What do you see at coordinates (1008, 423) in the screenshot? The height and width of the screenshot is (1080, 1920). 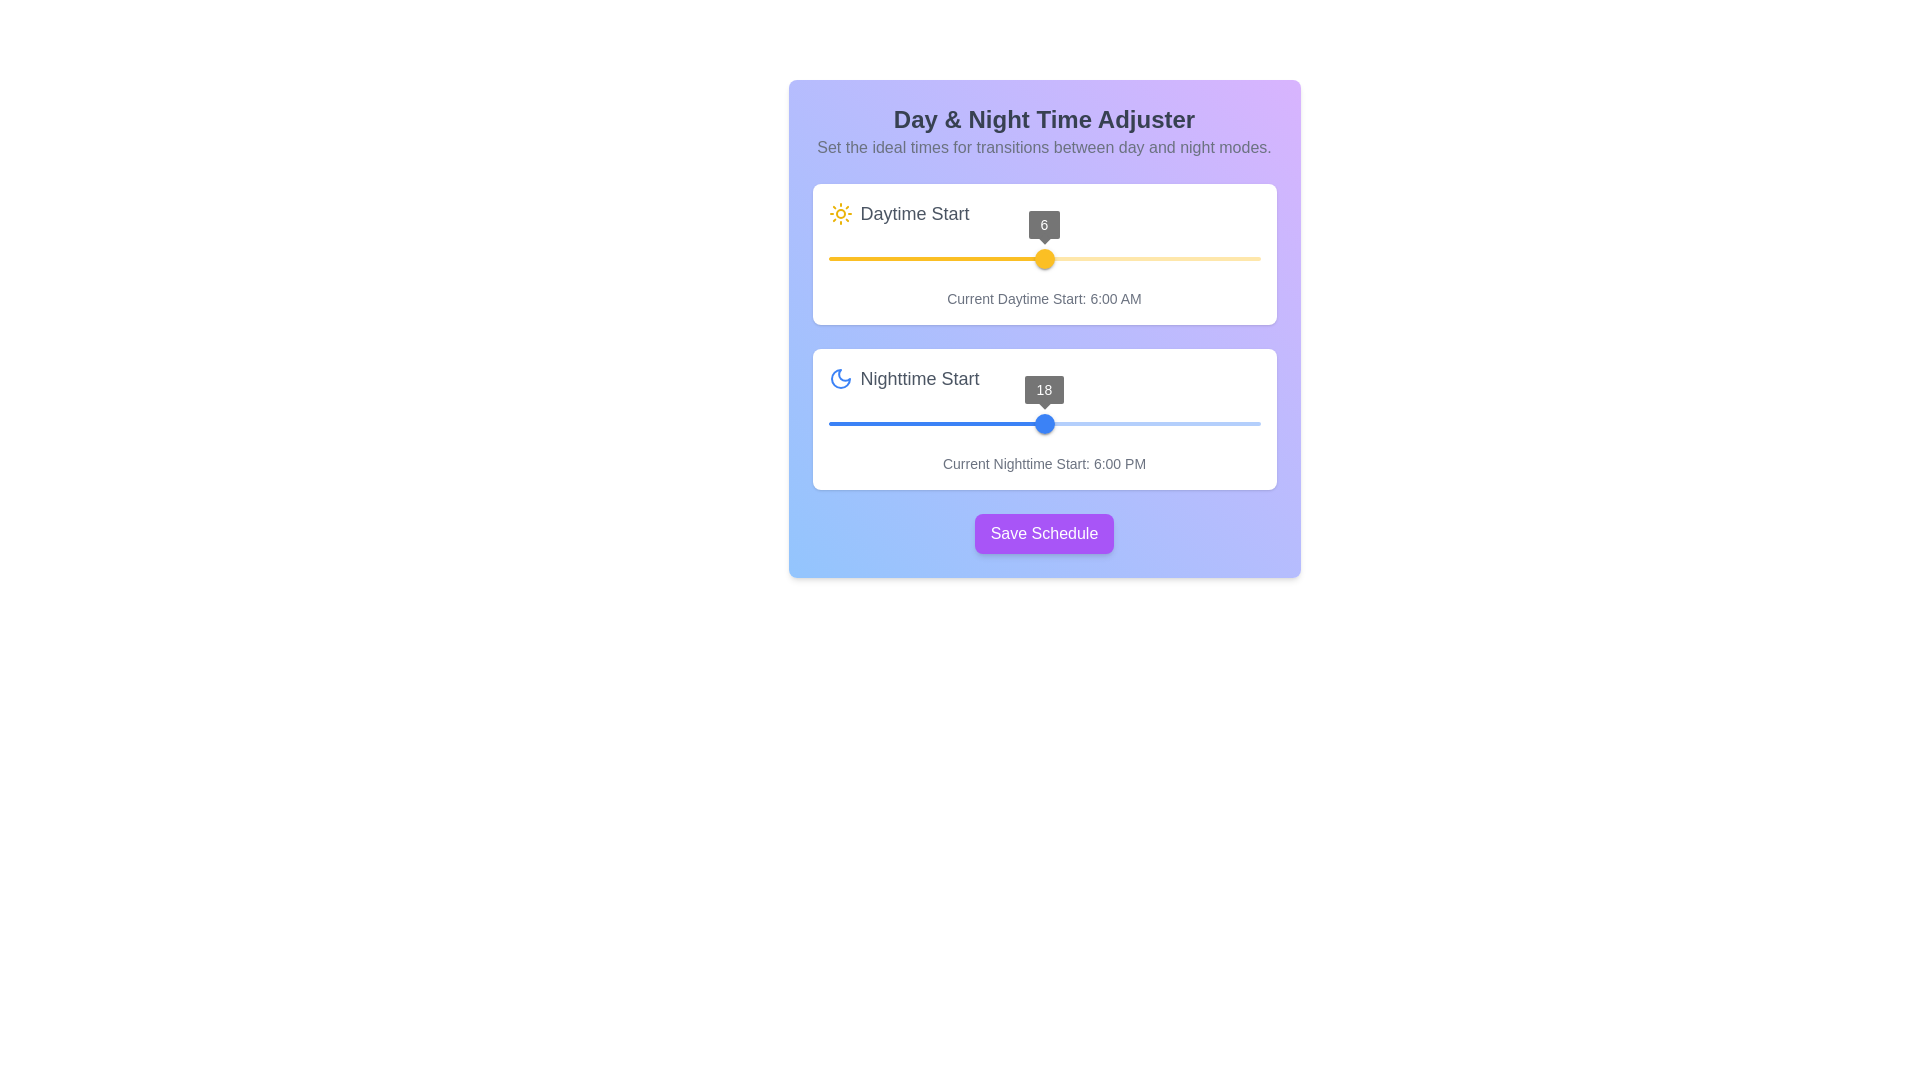 I see `the nighttime slider` at bounding box center [1008, 423].